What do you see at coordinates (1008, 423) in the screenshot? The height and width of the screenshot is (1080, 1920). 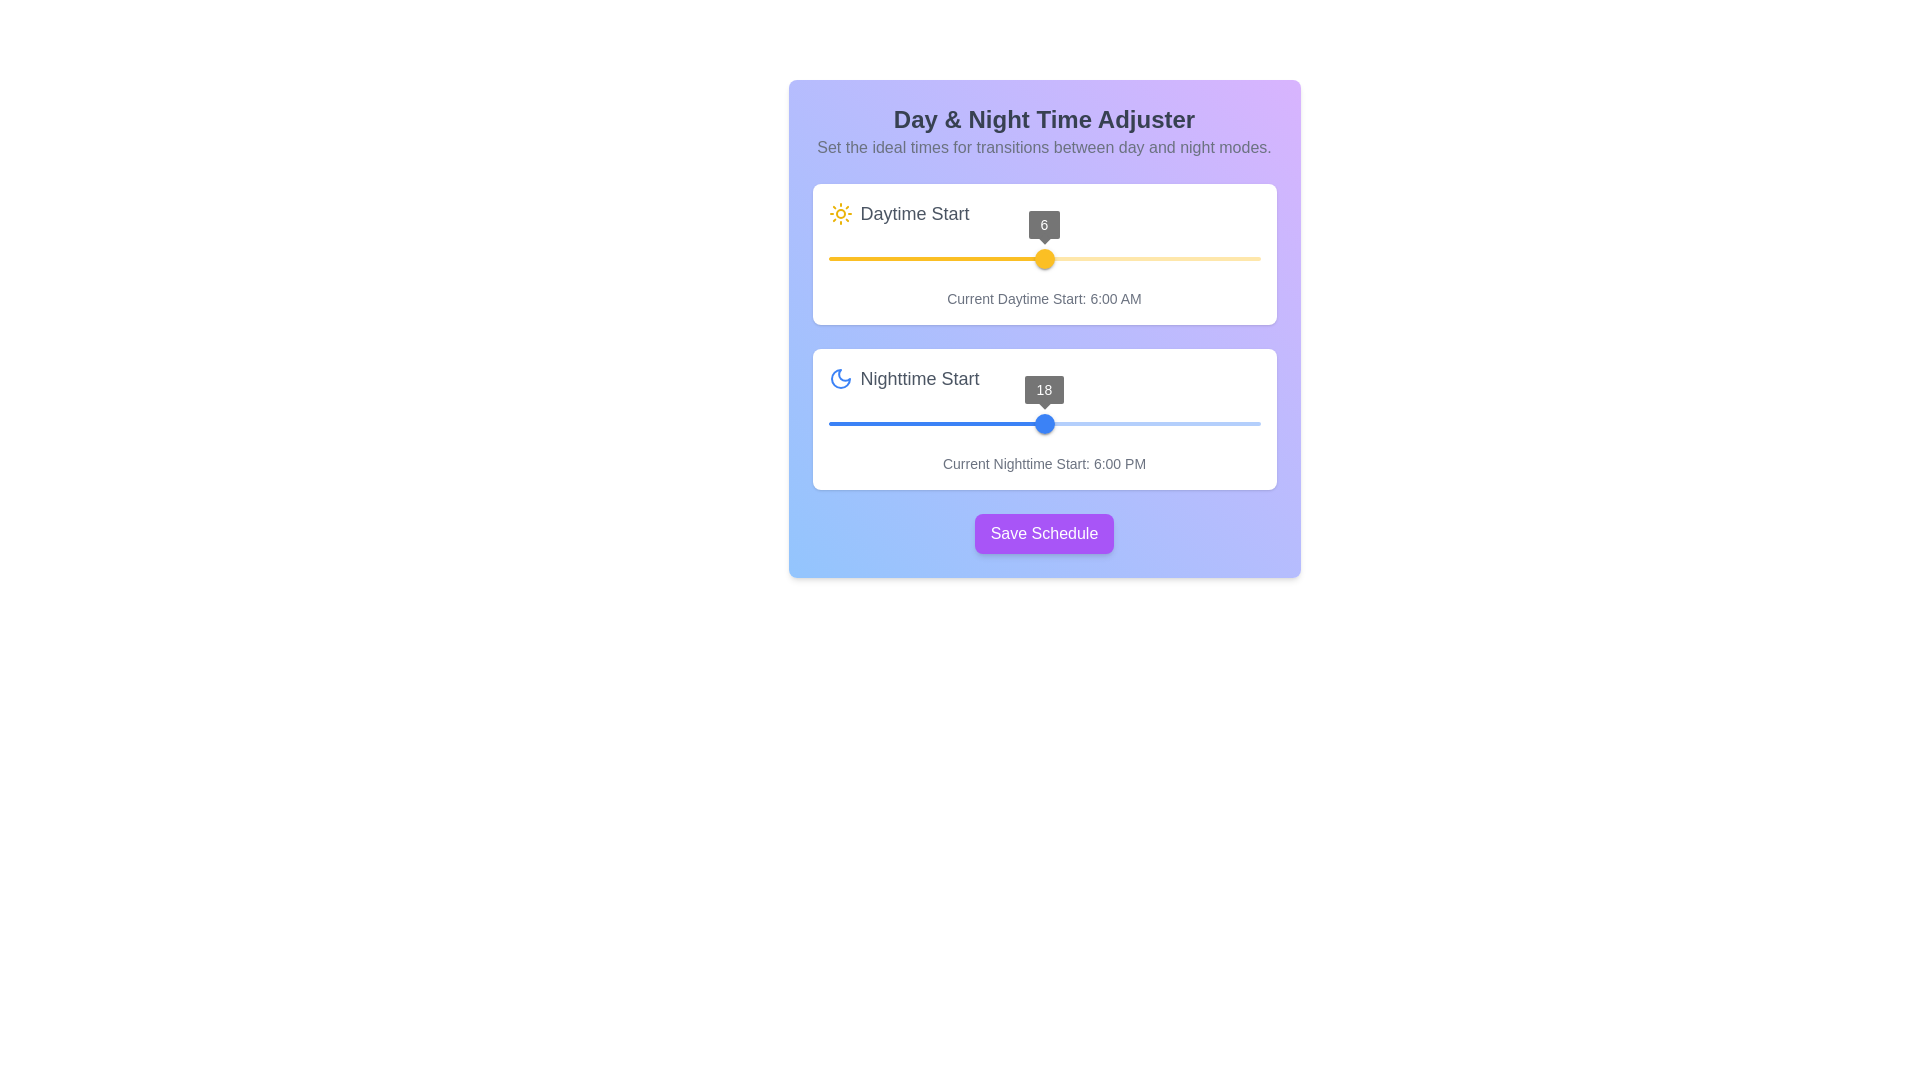 I see `the nighttime slider` at bounding box center [1008, 423].